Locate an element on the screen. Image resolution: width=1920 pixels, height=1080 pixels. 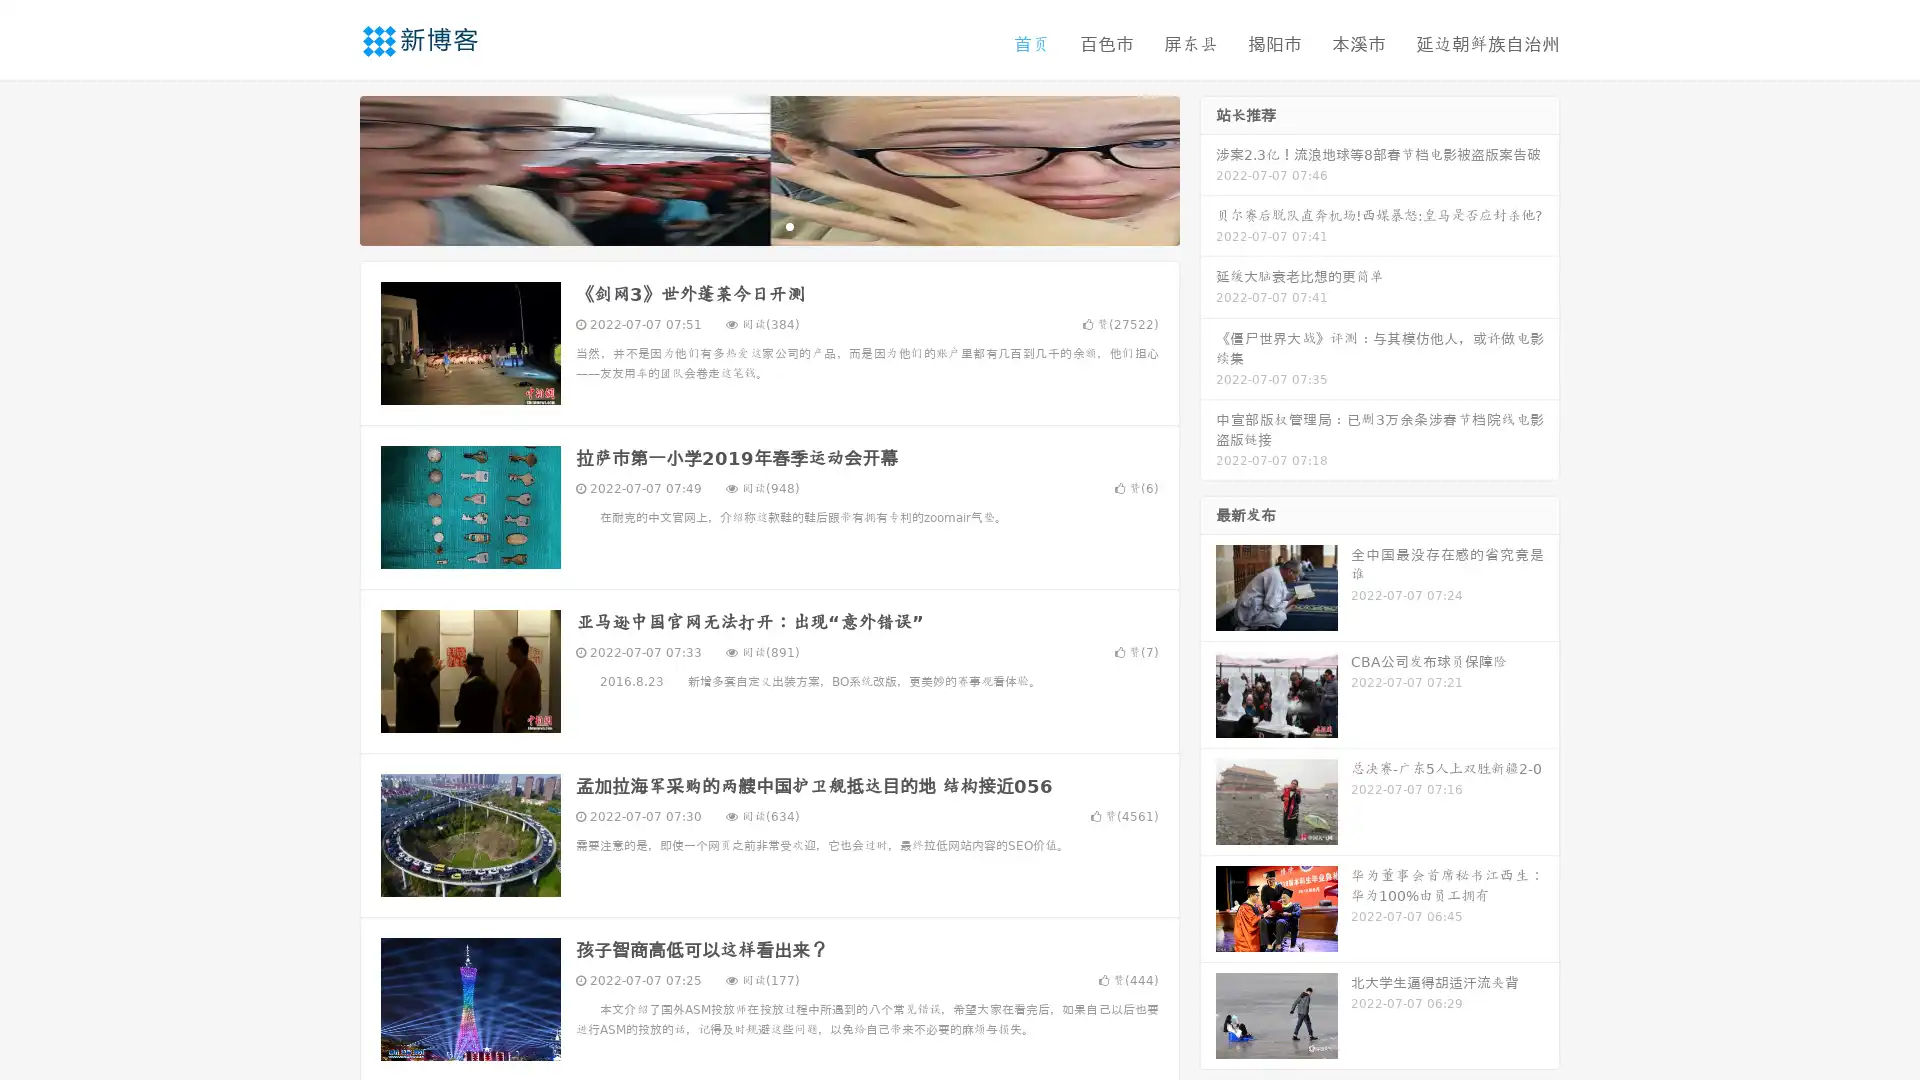
Go to slide 2 is located at coordinates (768, 225).